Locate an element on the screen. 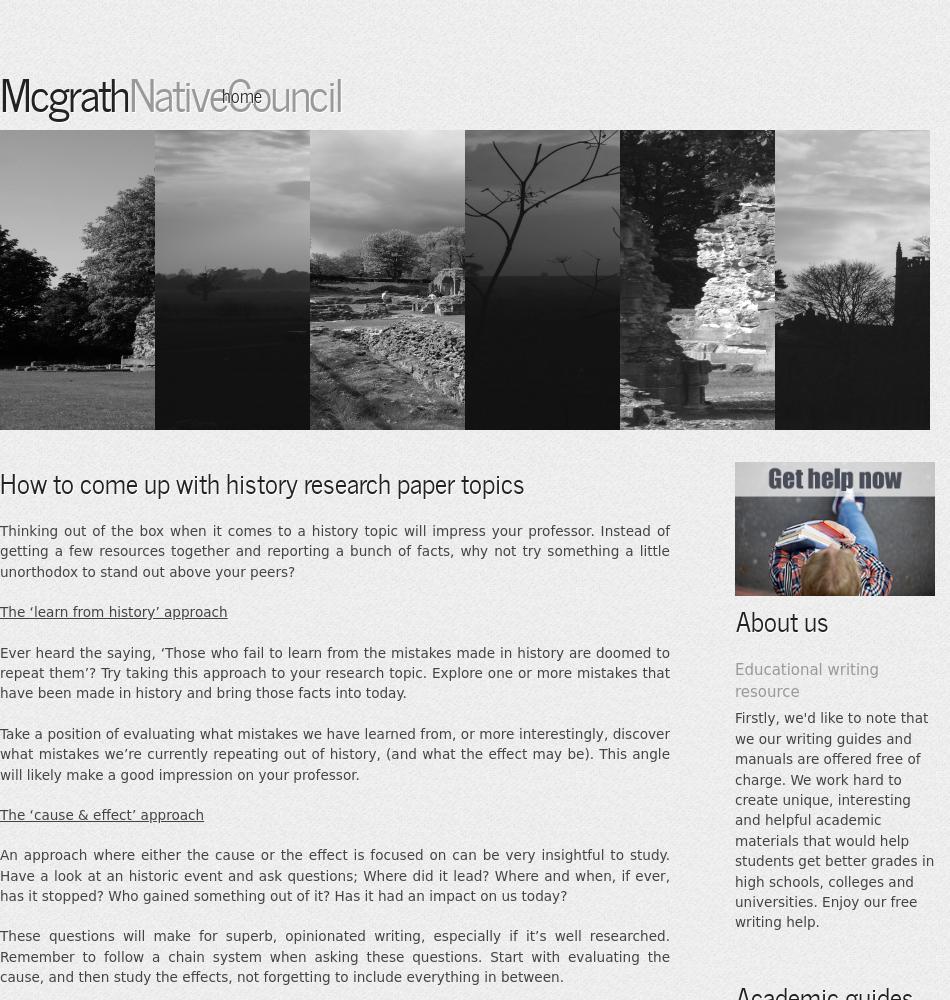 This screenshot has width=950, height=1000. 'Take a position of evaluating what mistakes we have learned from, or more interestingly, discover what mistakes we’re currently repeating out of history, (and what the effect may be). This angle will likely make a good impression on your professor.' is located at coordinates (333, 753).